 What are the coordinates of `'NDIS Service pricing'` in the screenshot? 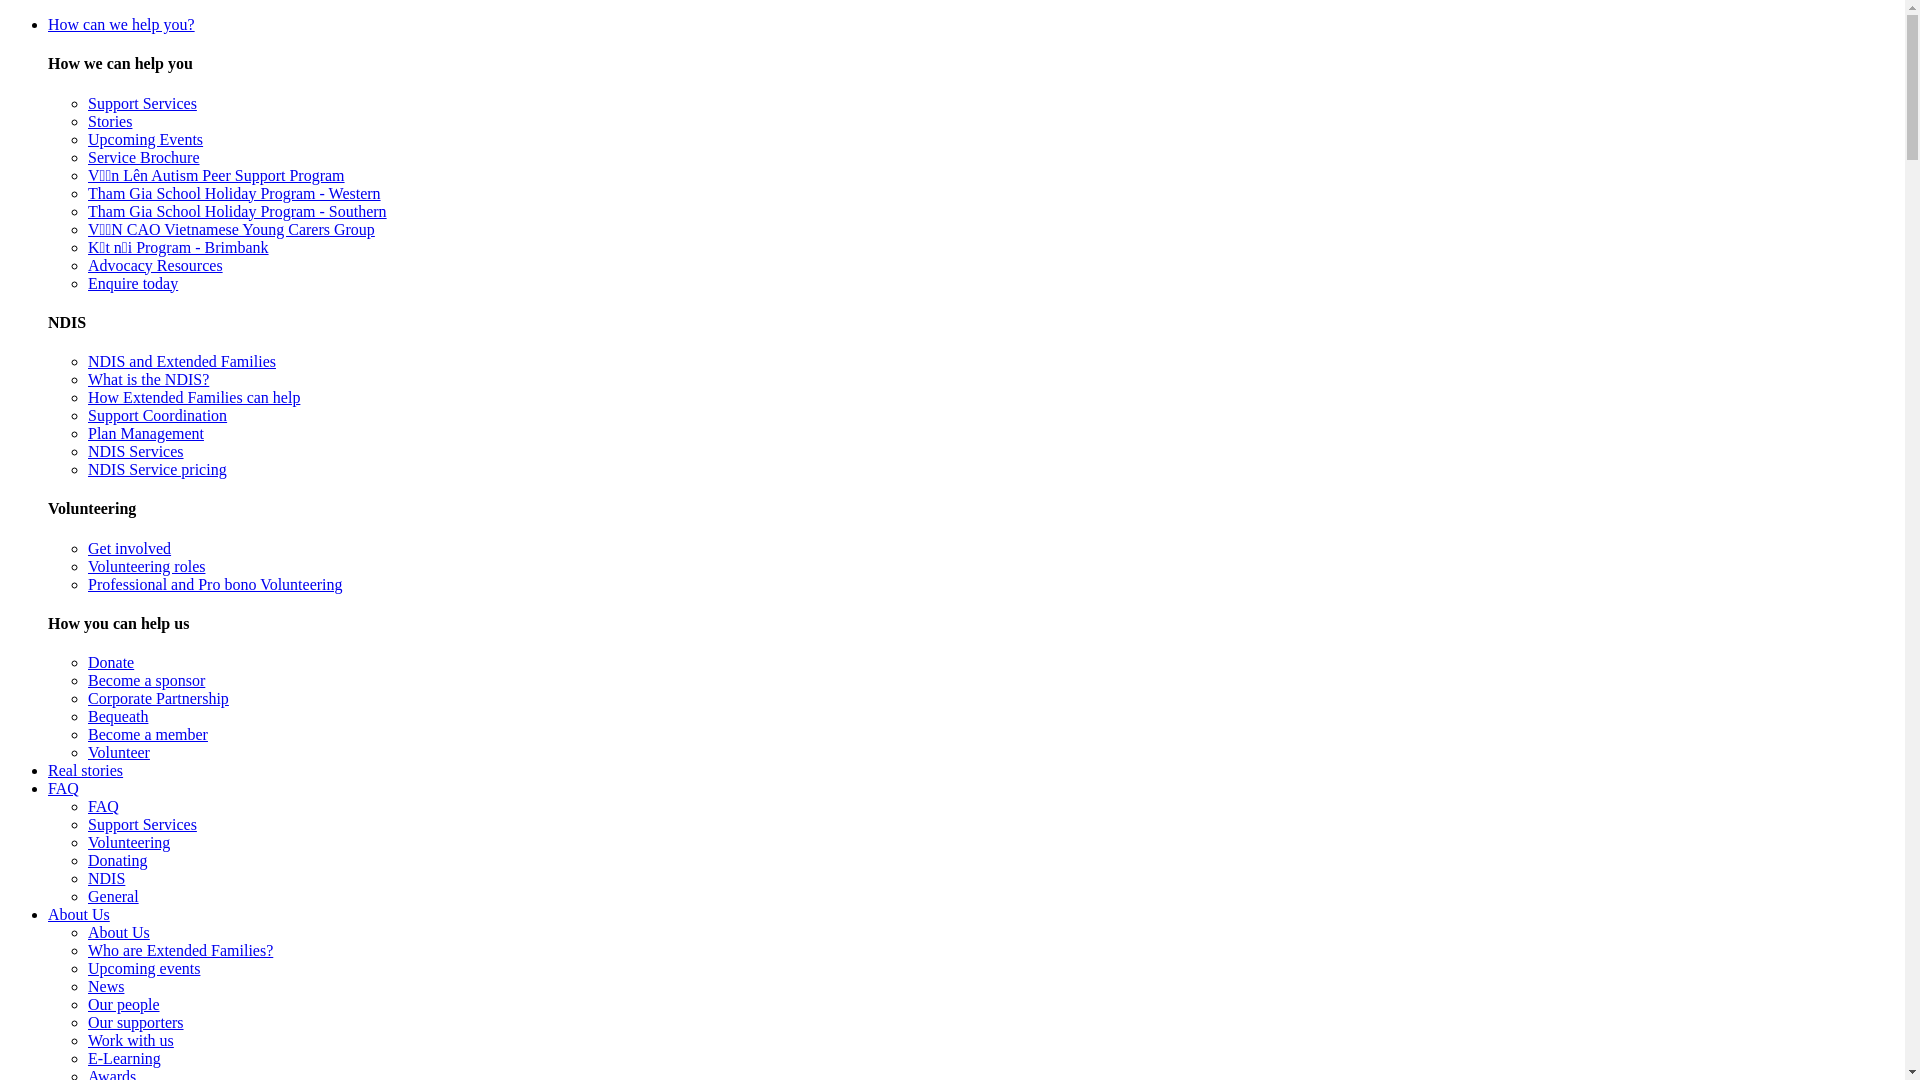 It's located at (156, 469).